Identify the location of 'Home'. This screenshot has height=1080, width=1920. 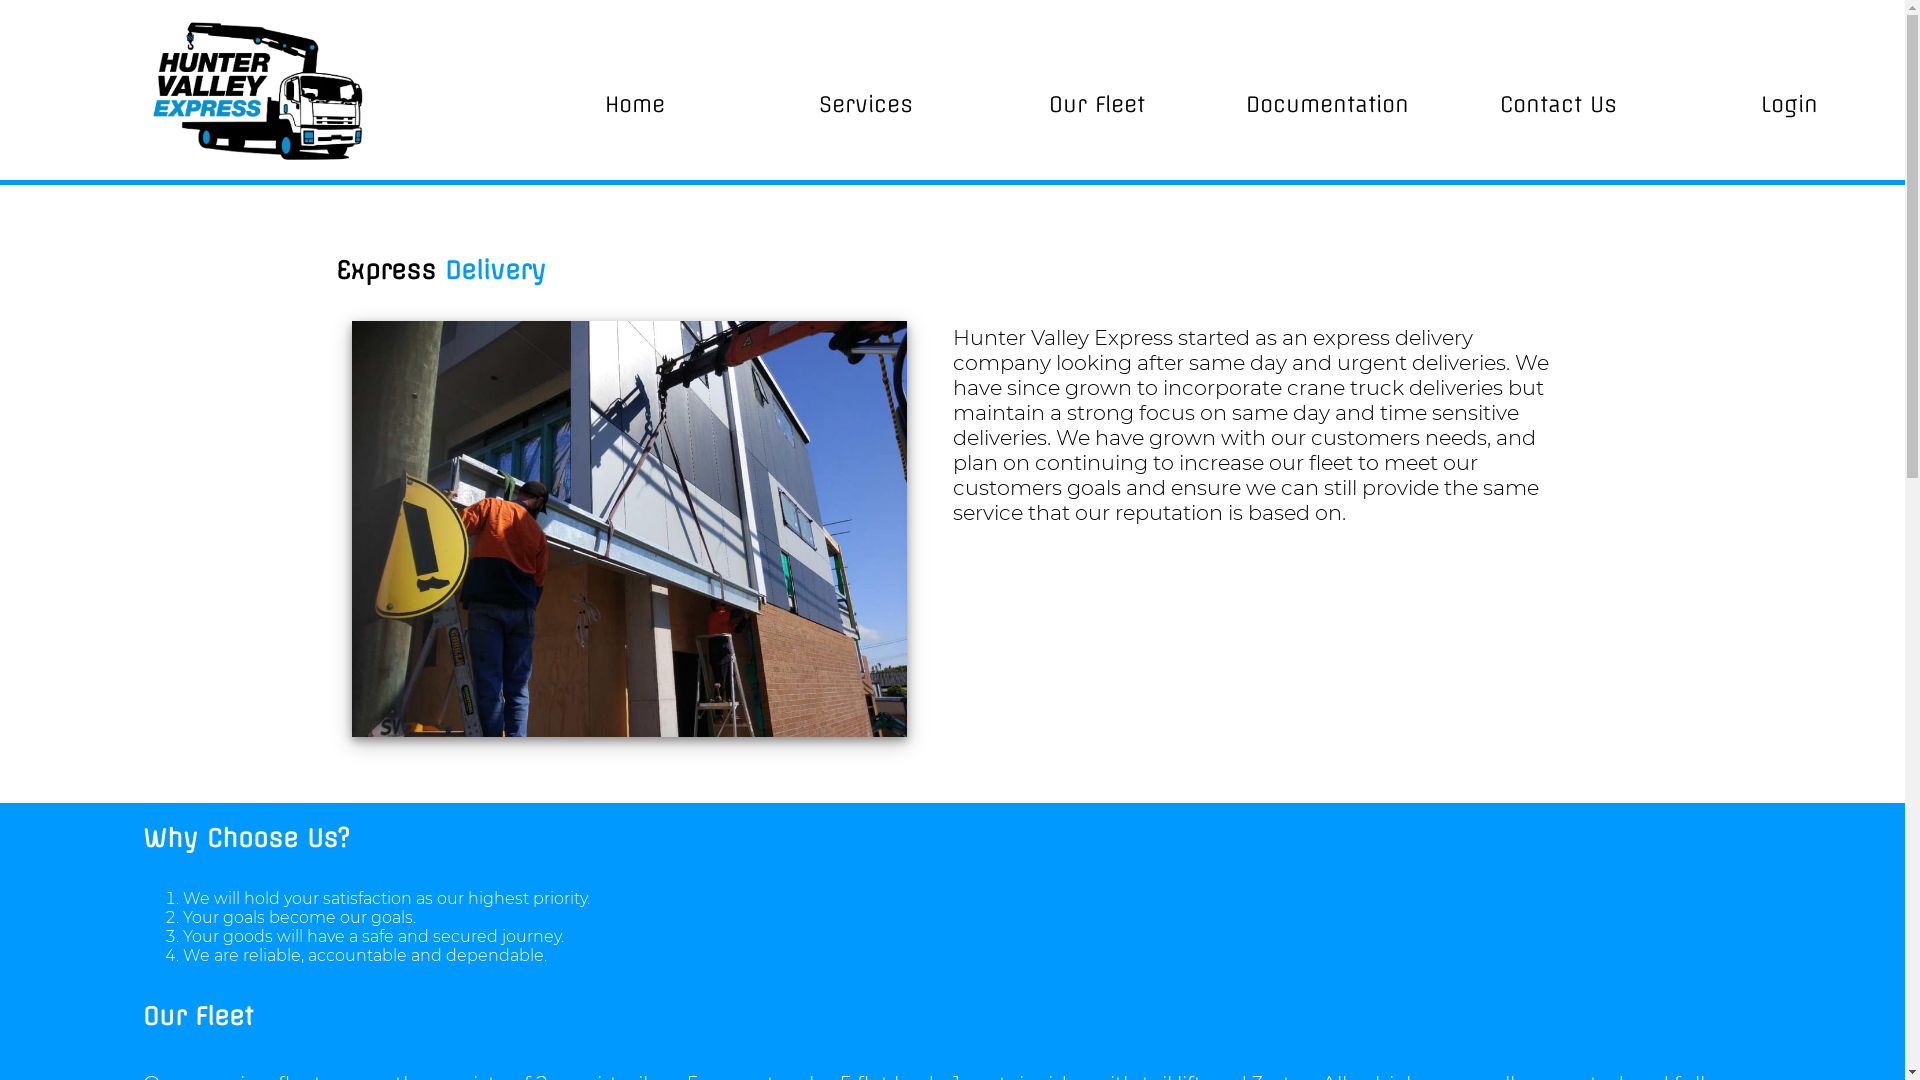
(633, 104).